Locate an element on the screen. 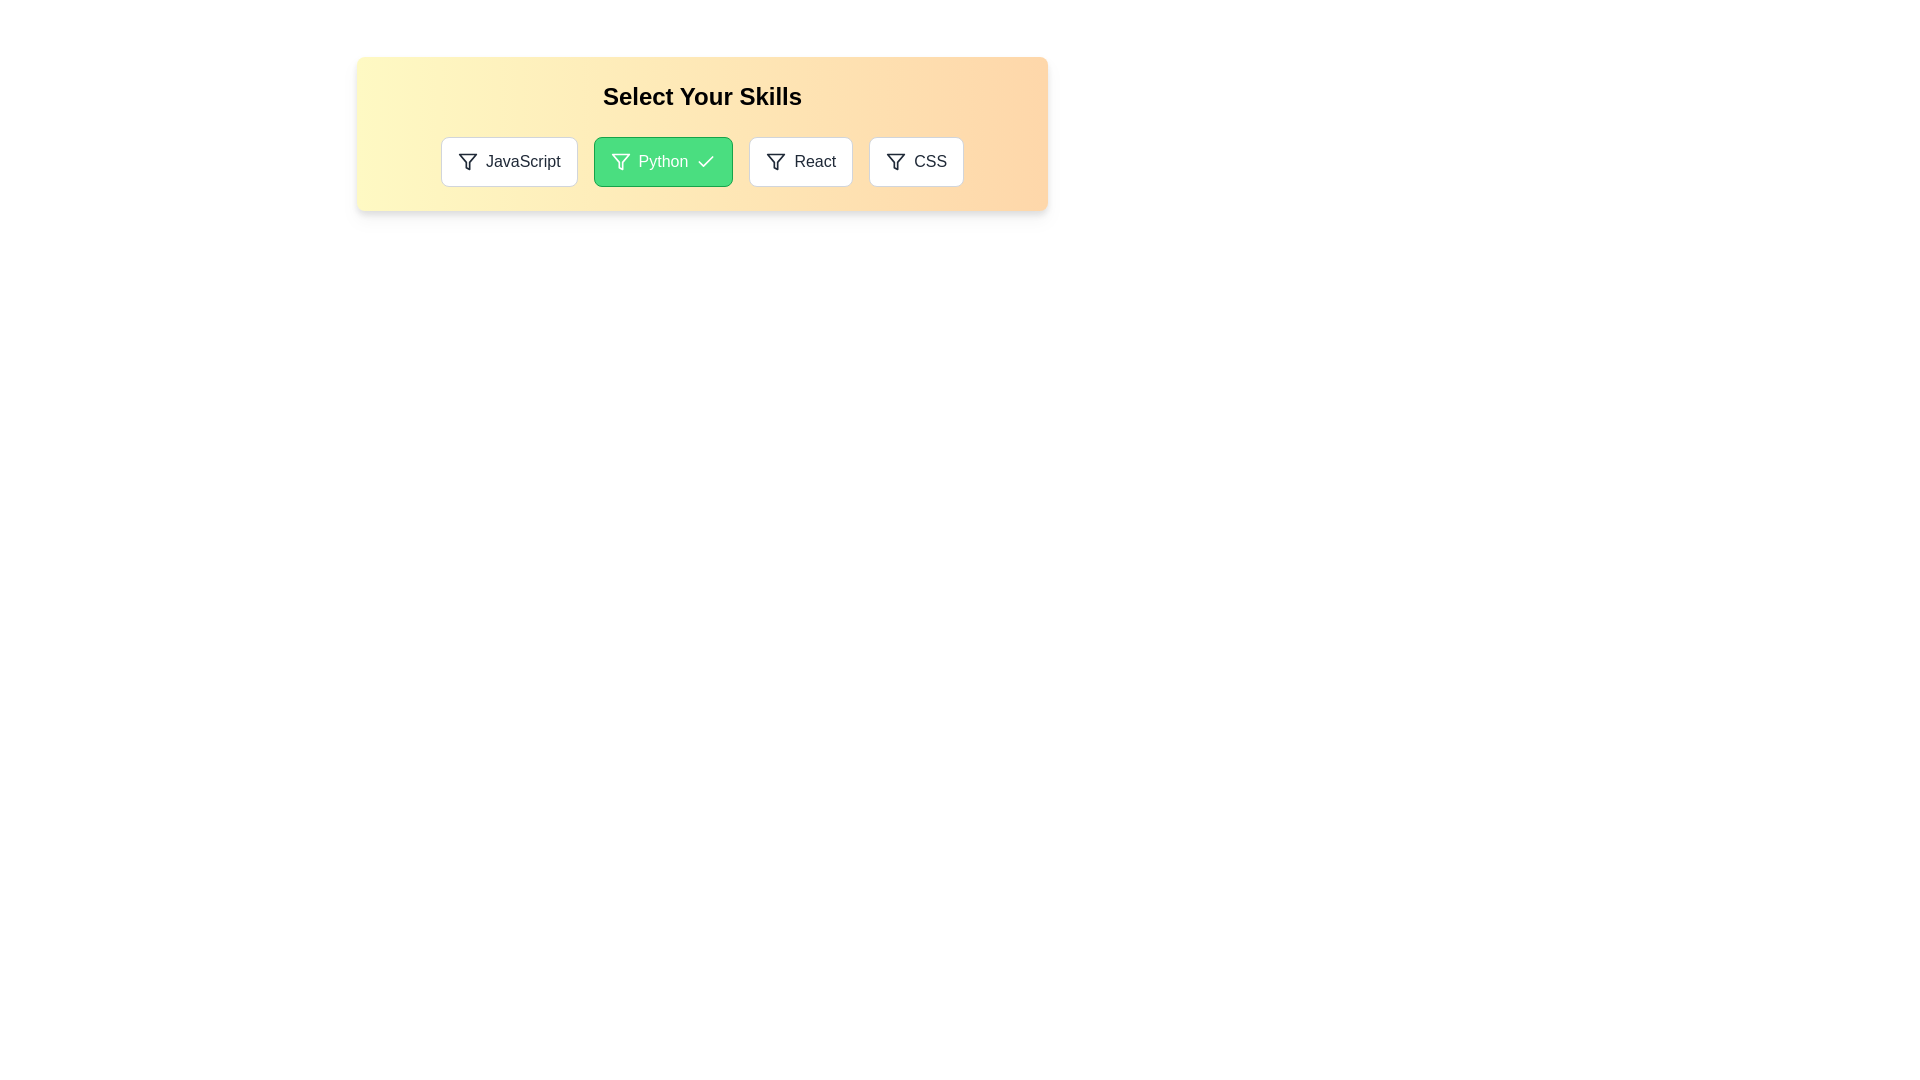  the skill Python is located at coordinates (663, 161).